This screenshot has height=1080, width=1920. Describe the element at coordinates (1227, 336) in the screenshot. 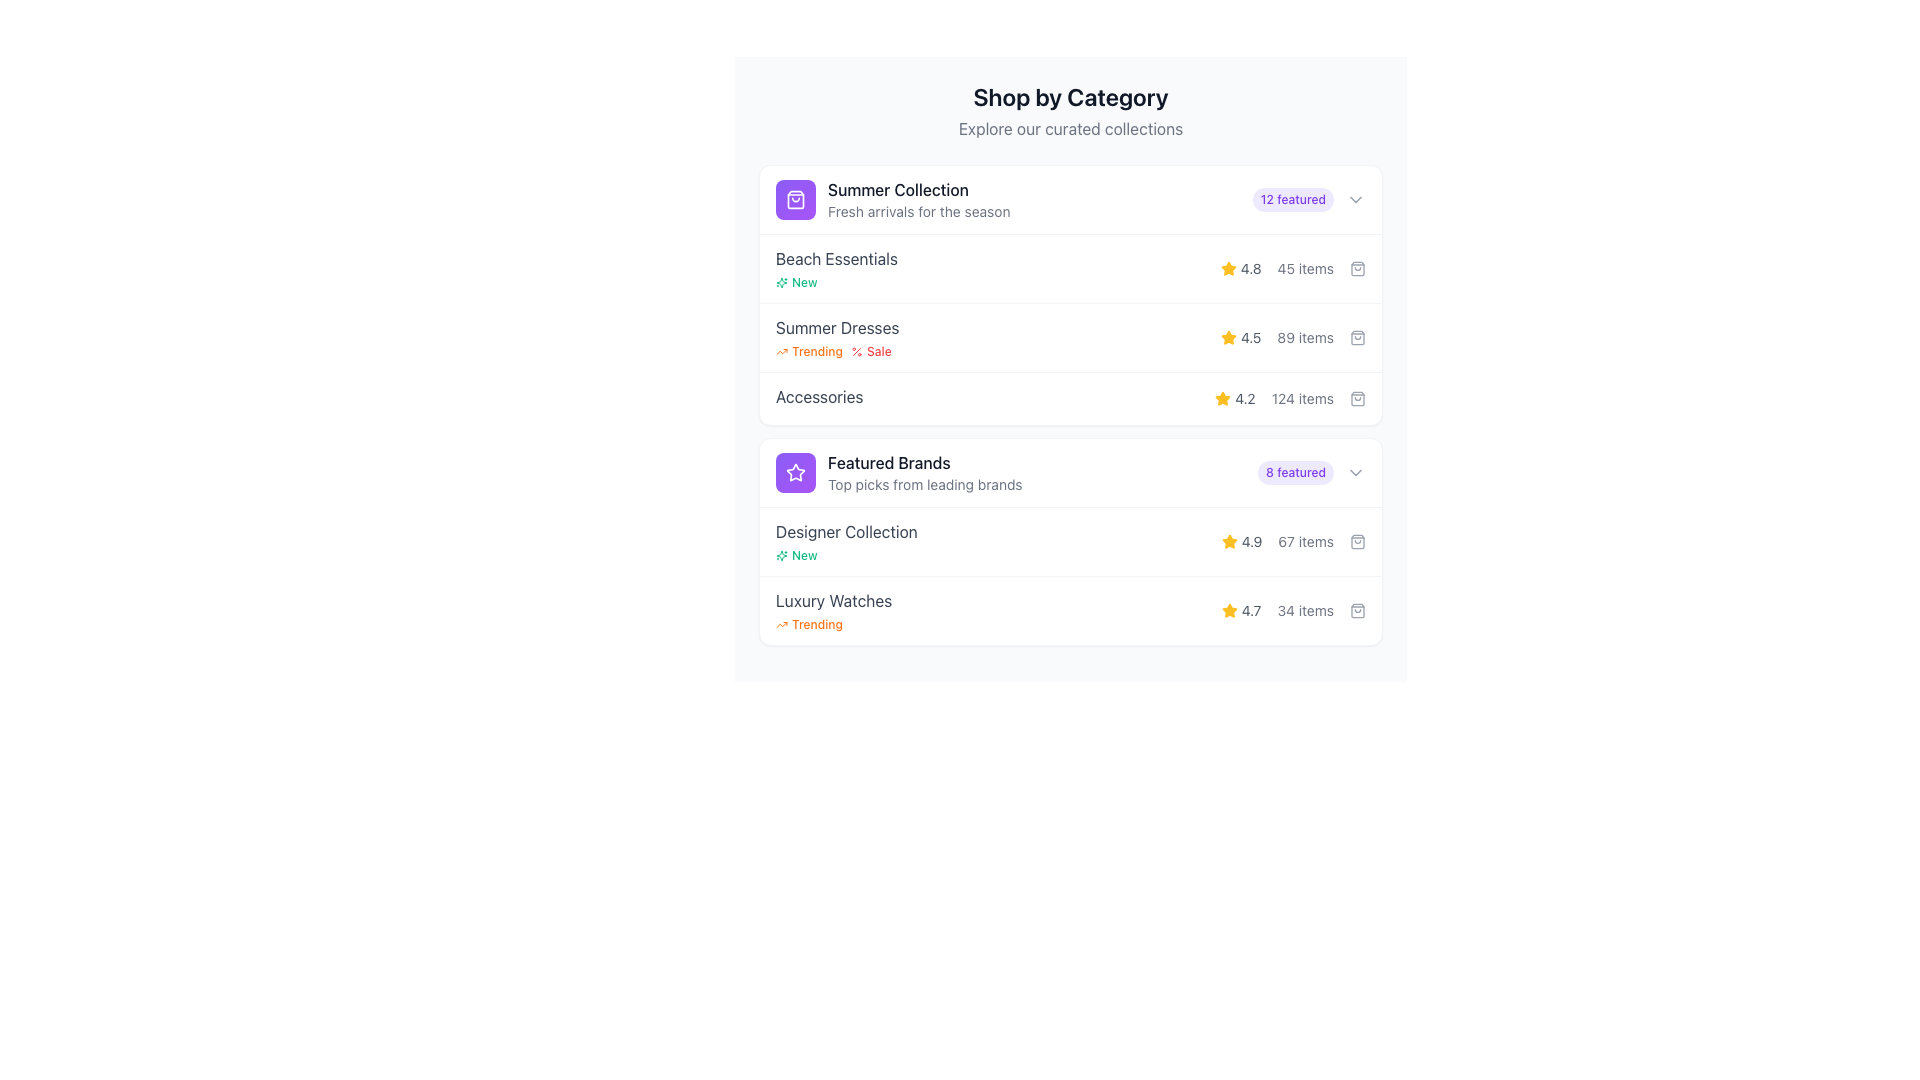

I see `the star rating icon located to the right of the text label for 'Summer Dresses' and left of the number '4.5' in the list` at that location.